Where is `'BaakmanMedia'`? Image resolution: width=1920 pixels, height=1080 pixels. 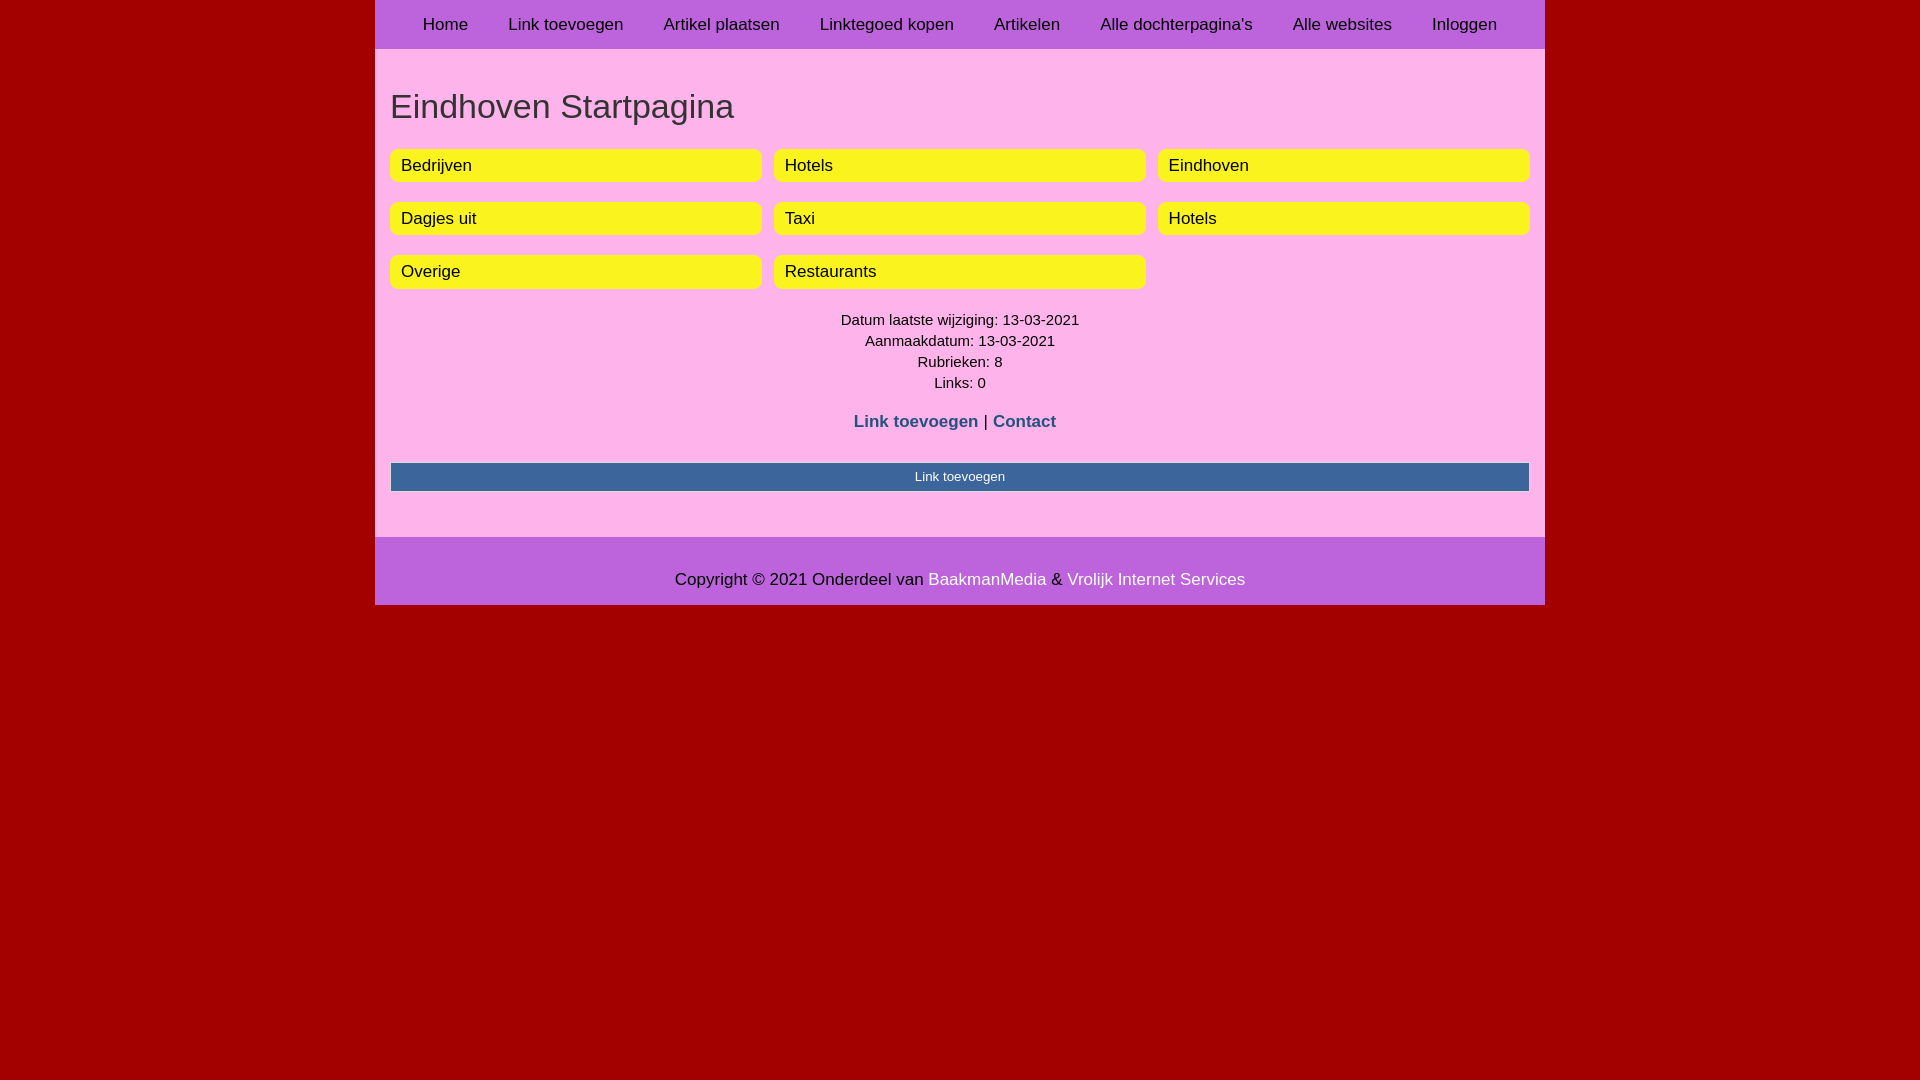
'BaakmanMedia' is located at coordinates (987, 579).